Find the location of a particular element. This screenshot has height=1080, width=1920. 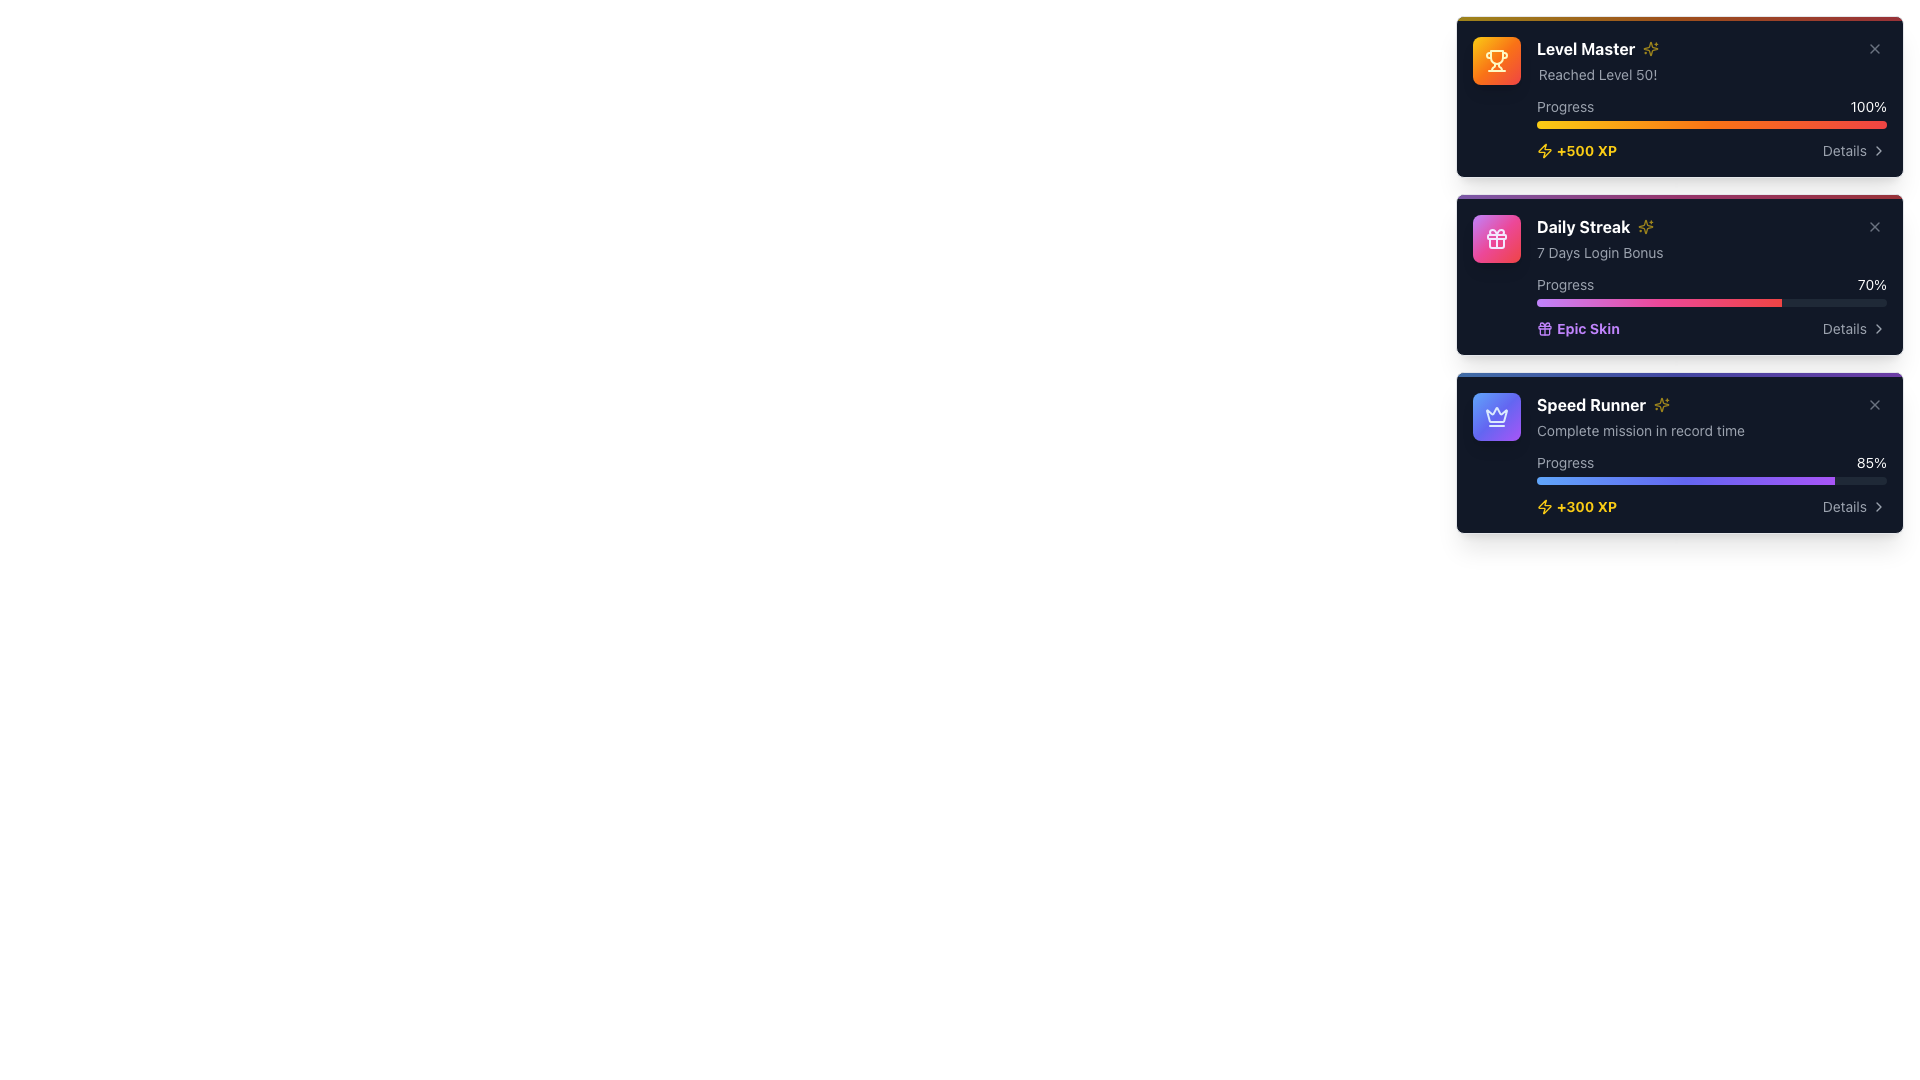

displayed value of the Label indicating the progress measurement for the 'Daily Streak' section, which shows 70% completion is located at coordinates (1871, 285).